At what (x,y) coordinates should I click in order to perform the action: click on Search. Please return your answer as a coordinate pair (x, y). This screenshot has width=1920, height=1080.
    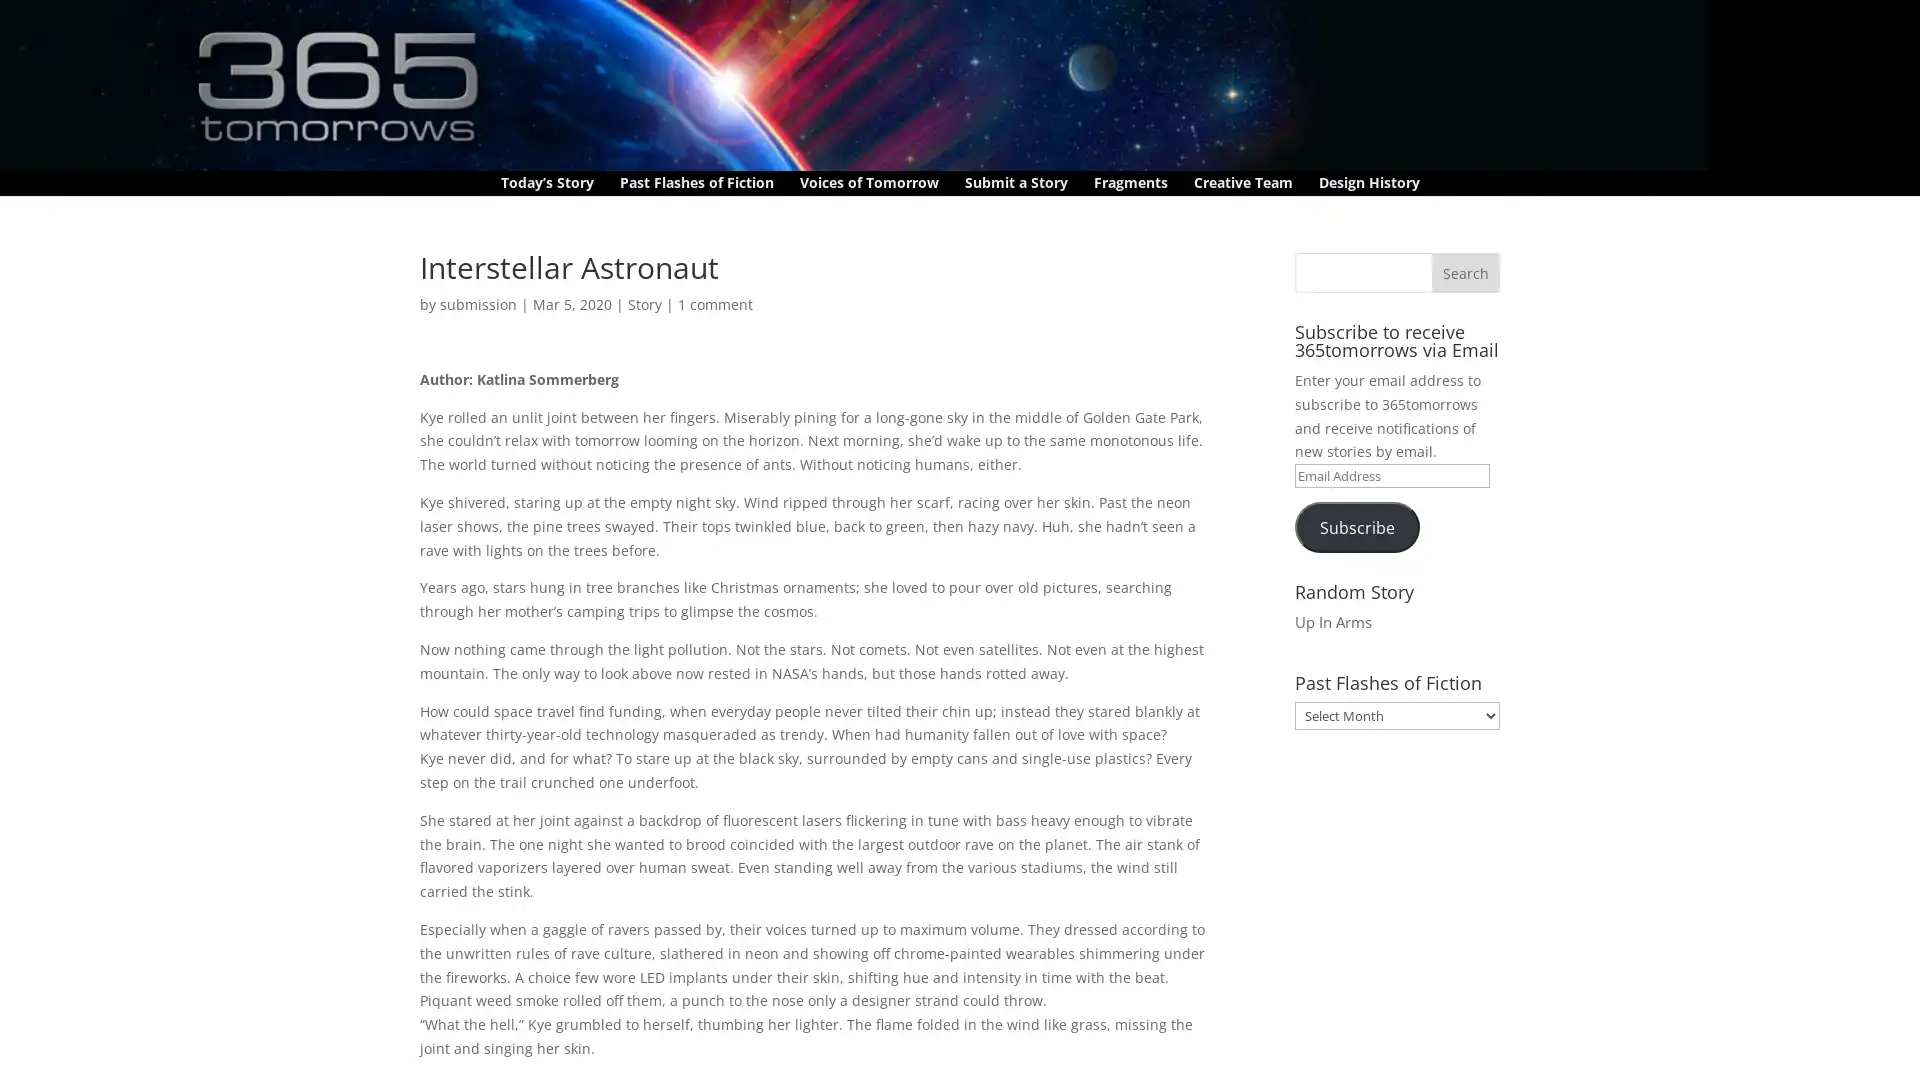
    Looking at the image, I should click on (1465, 273).